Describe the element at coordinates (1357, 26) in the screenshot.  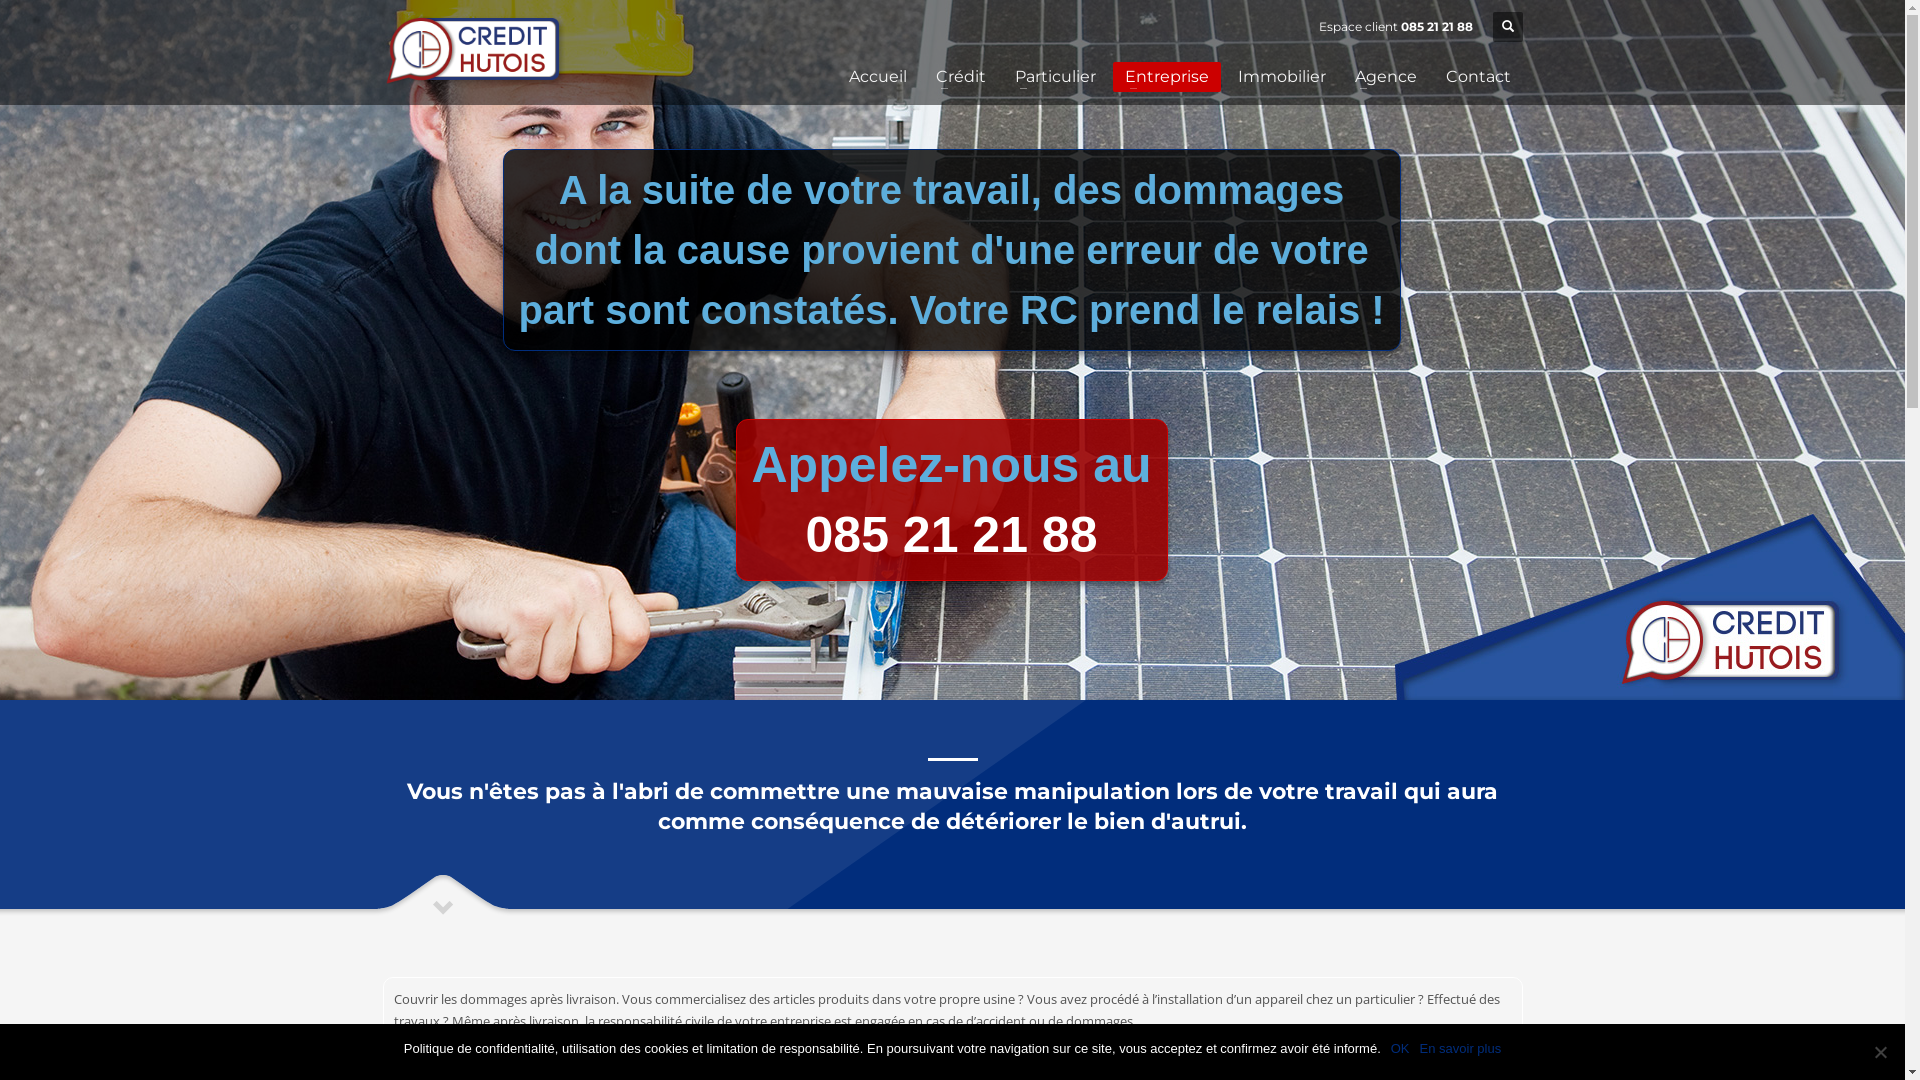
I see `'Espace client'` at that location.